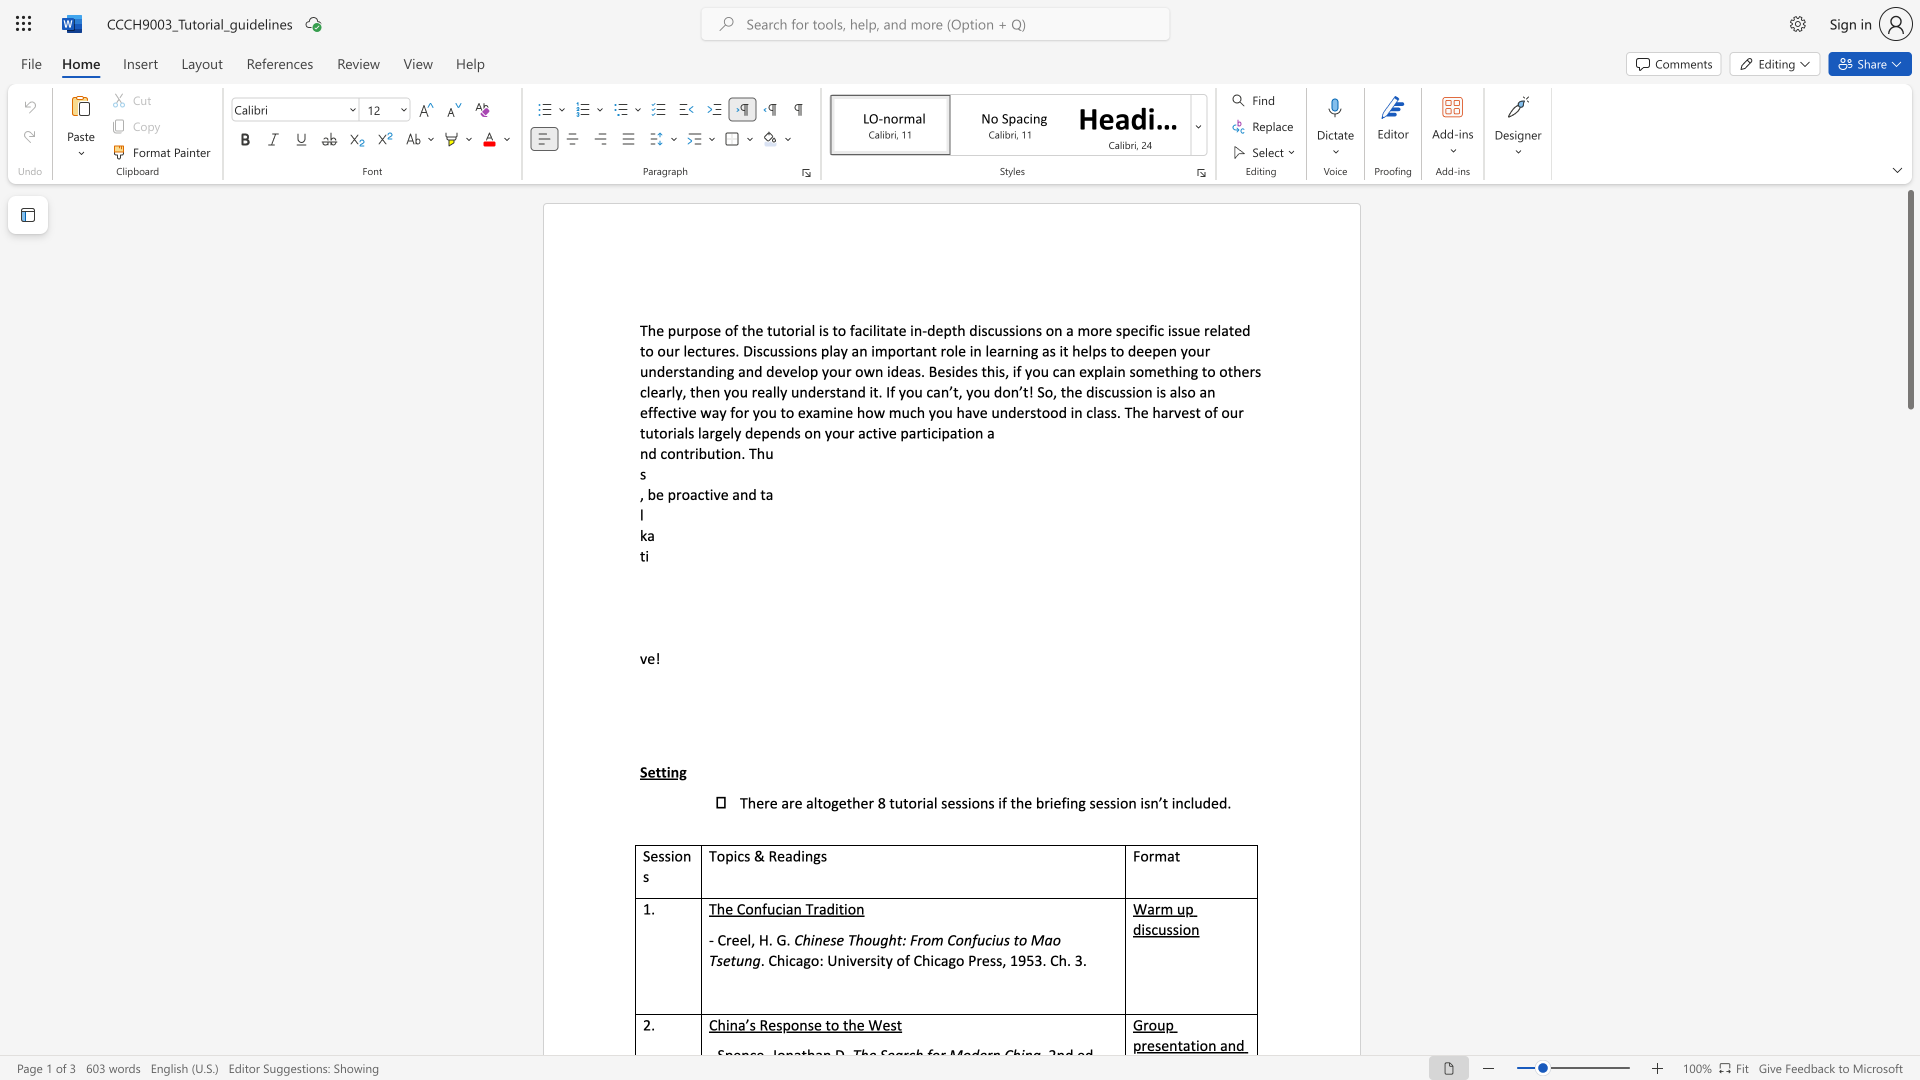  I want to click on the scrollbar on the side, so click(1909, 608).